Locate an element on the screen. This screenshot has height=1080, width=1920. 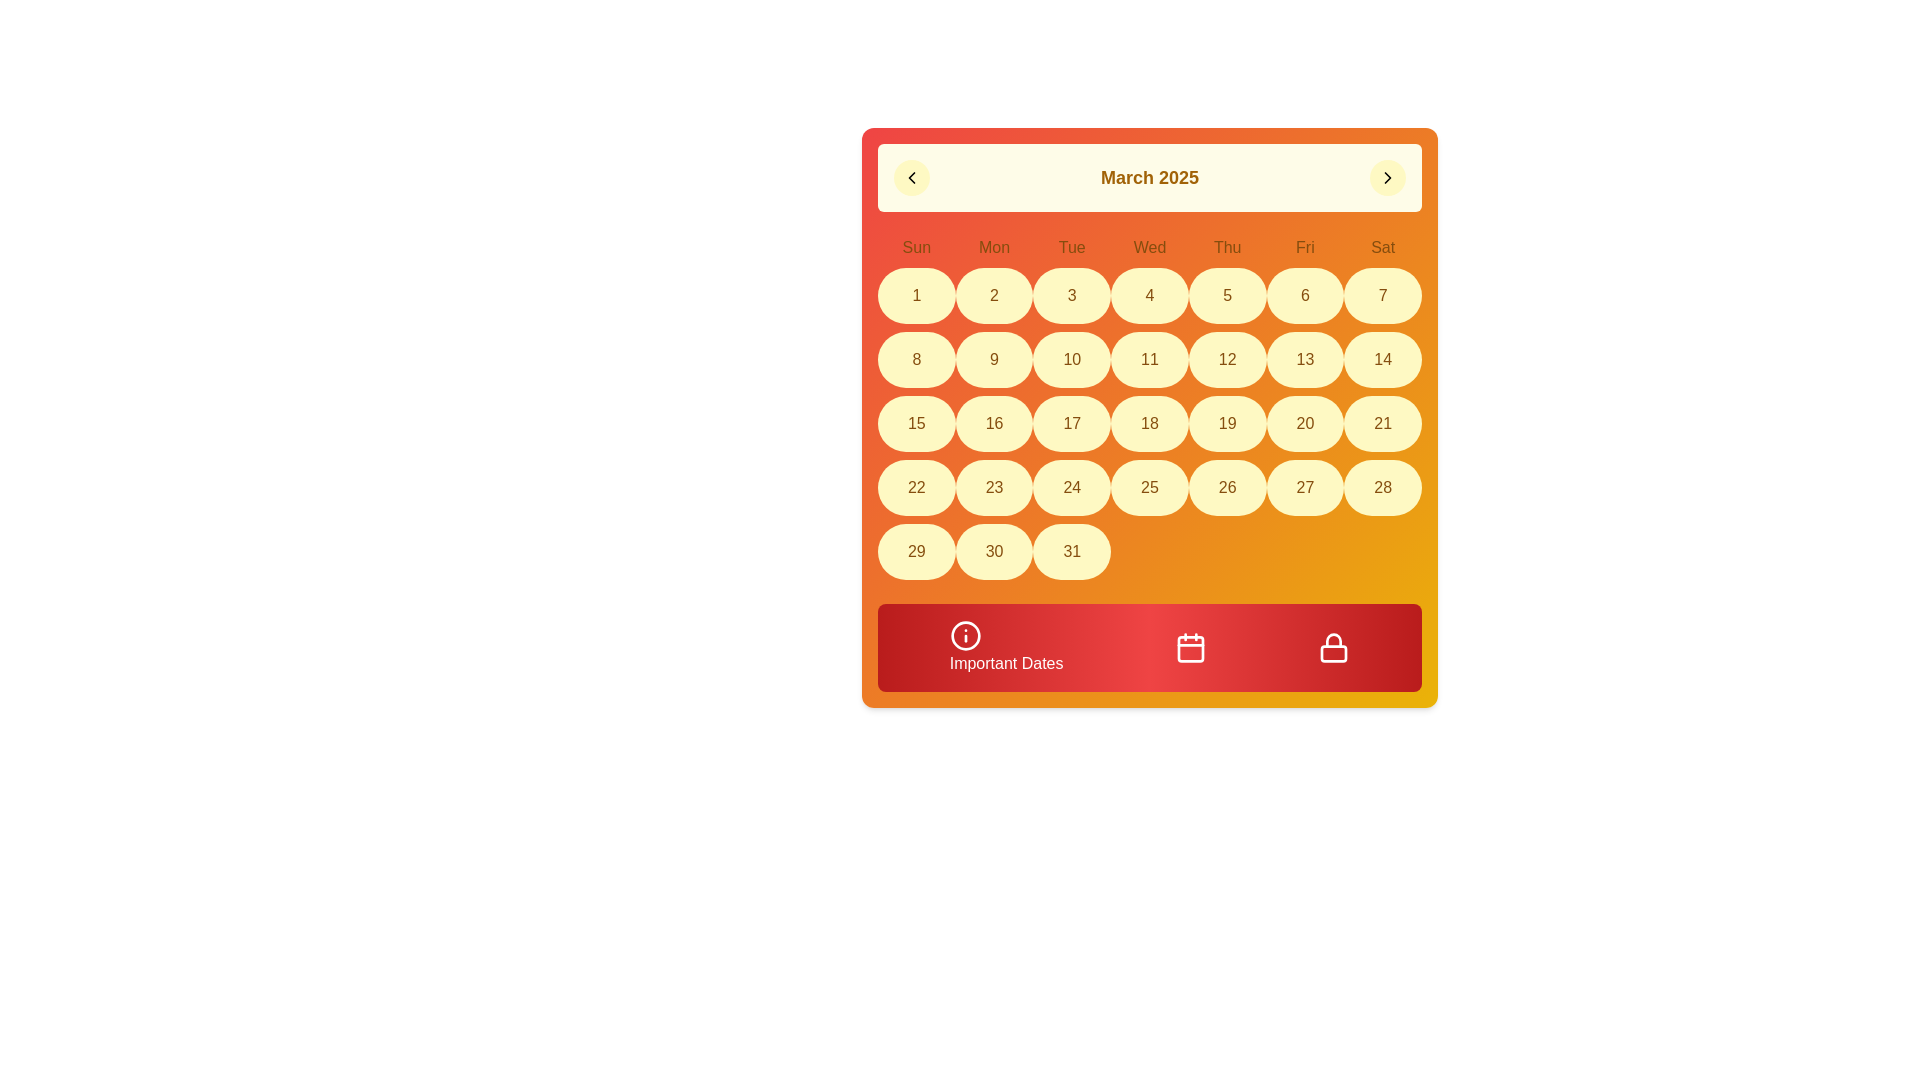
the circular button displaying the number '15' with a yellow background is located at coordinates (915, 423).